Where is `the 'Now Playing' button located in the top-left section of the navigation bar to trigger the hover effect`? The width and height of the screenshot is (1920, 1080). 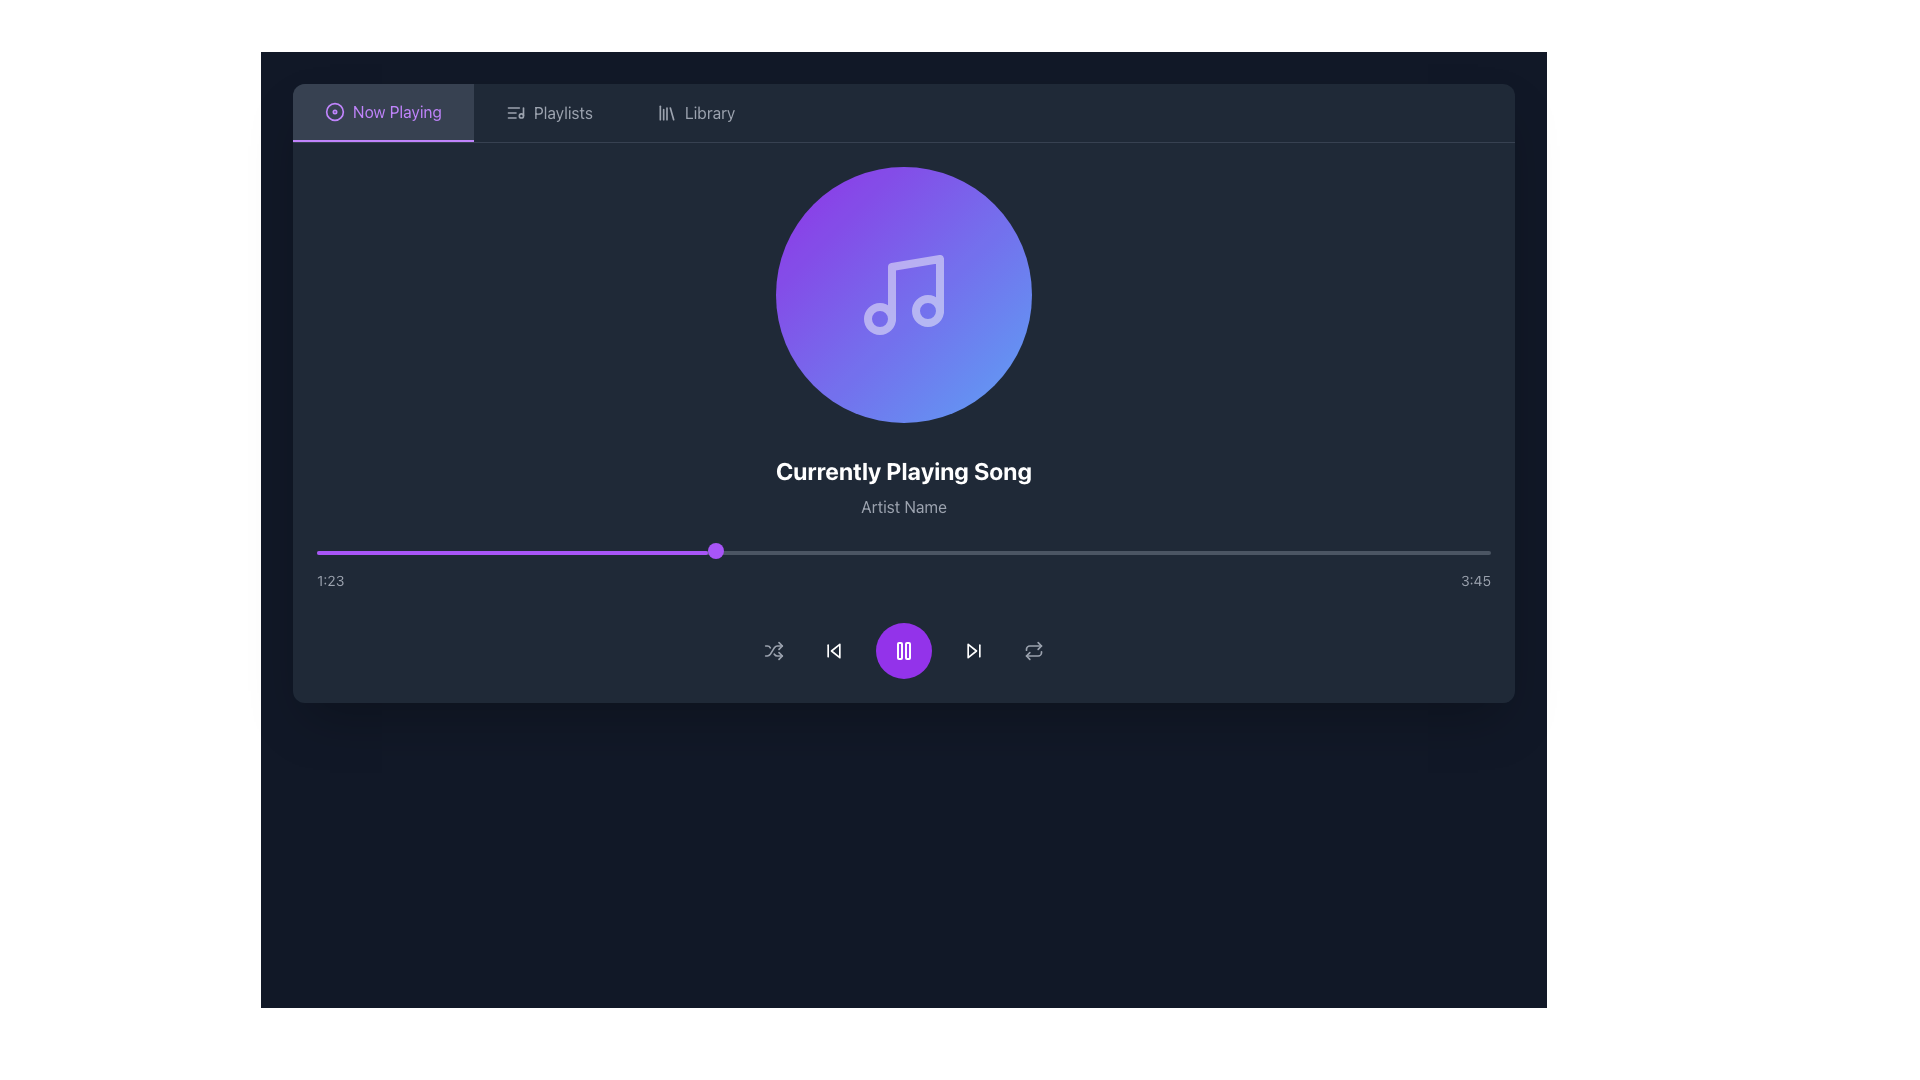
the 'Now Playing' button located in the top-left section of the navigation bar to trigger the hover effect is located at coordinates (383, 112).